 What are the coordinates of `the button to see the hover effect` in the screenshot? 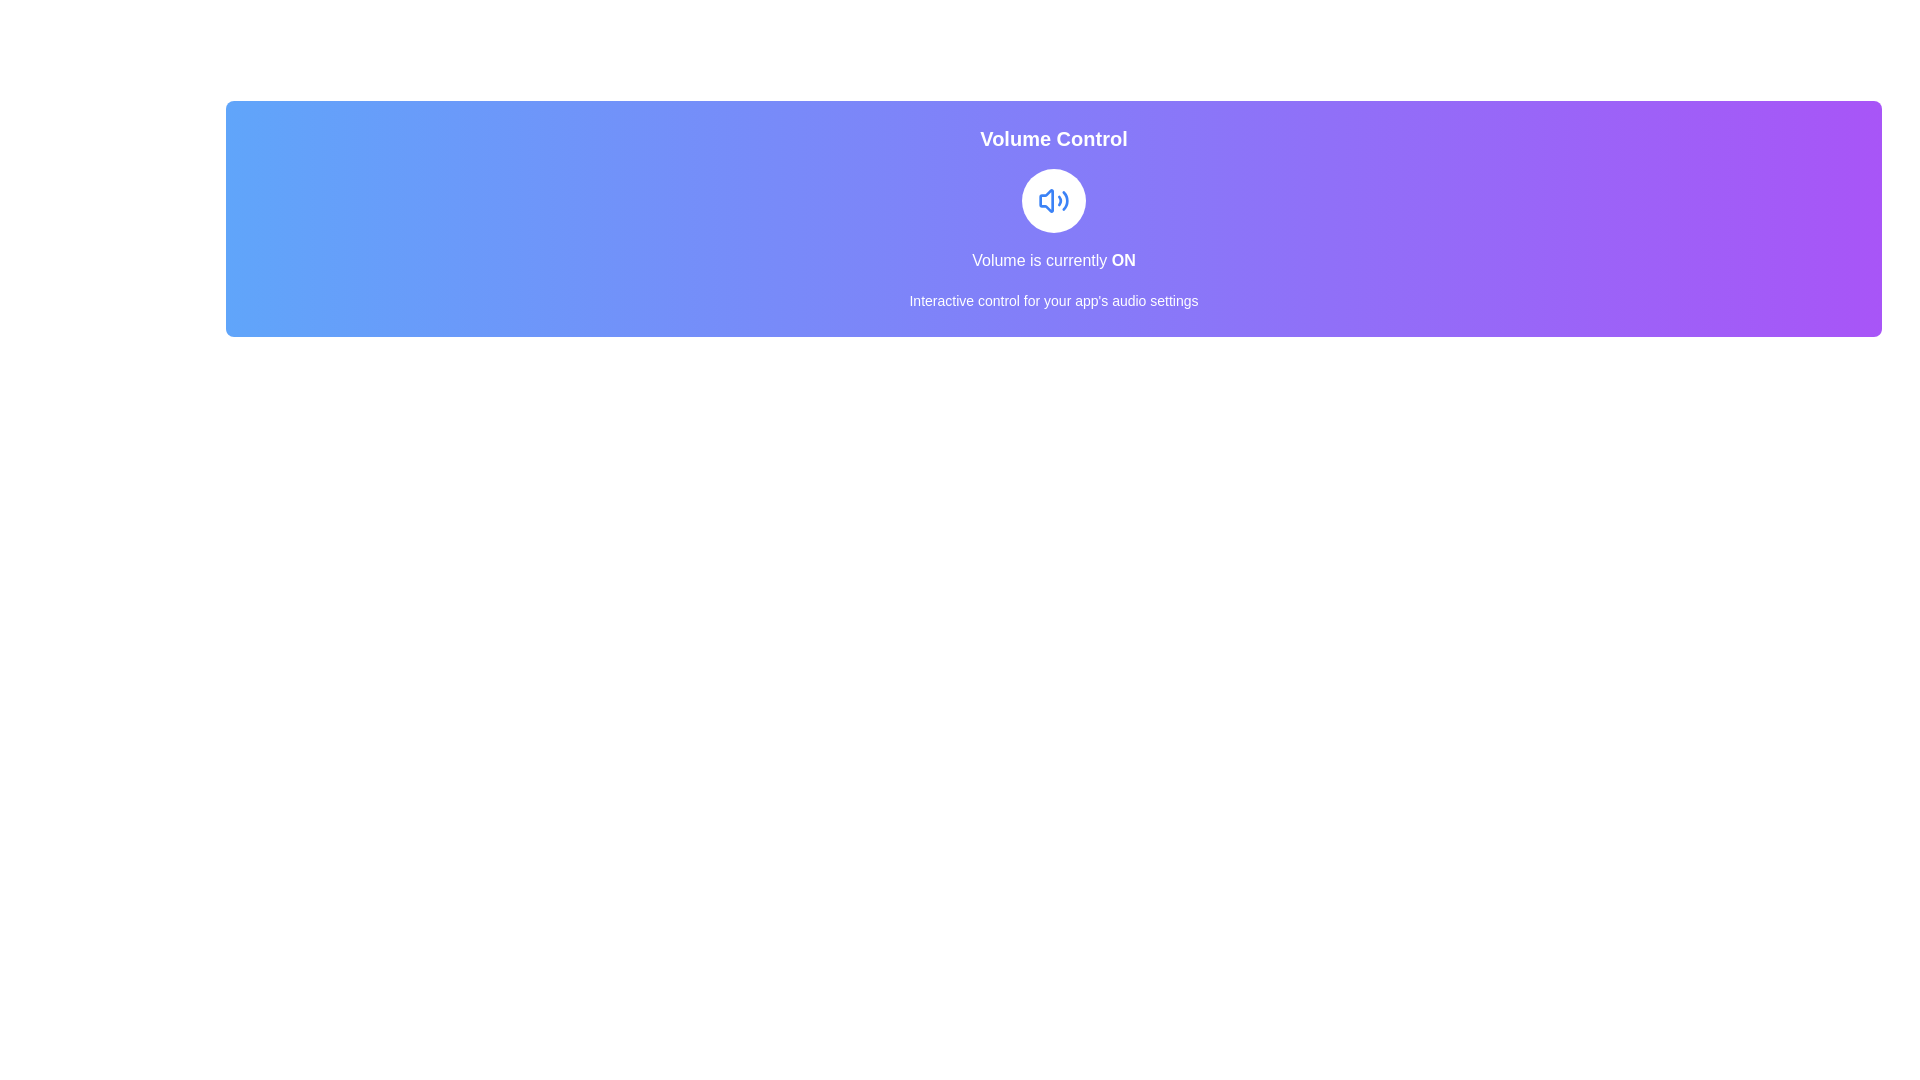 It's located at (1053, 200).